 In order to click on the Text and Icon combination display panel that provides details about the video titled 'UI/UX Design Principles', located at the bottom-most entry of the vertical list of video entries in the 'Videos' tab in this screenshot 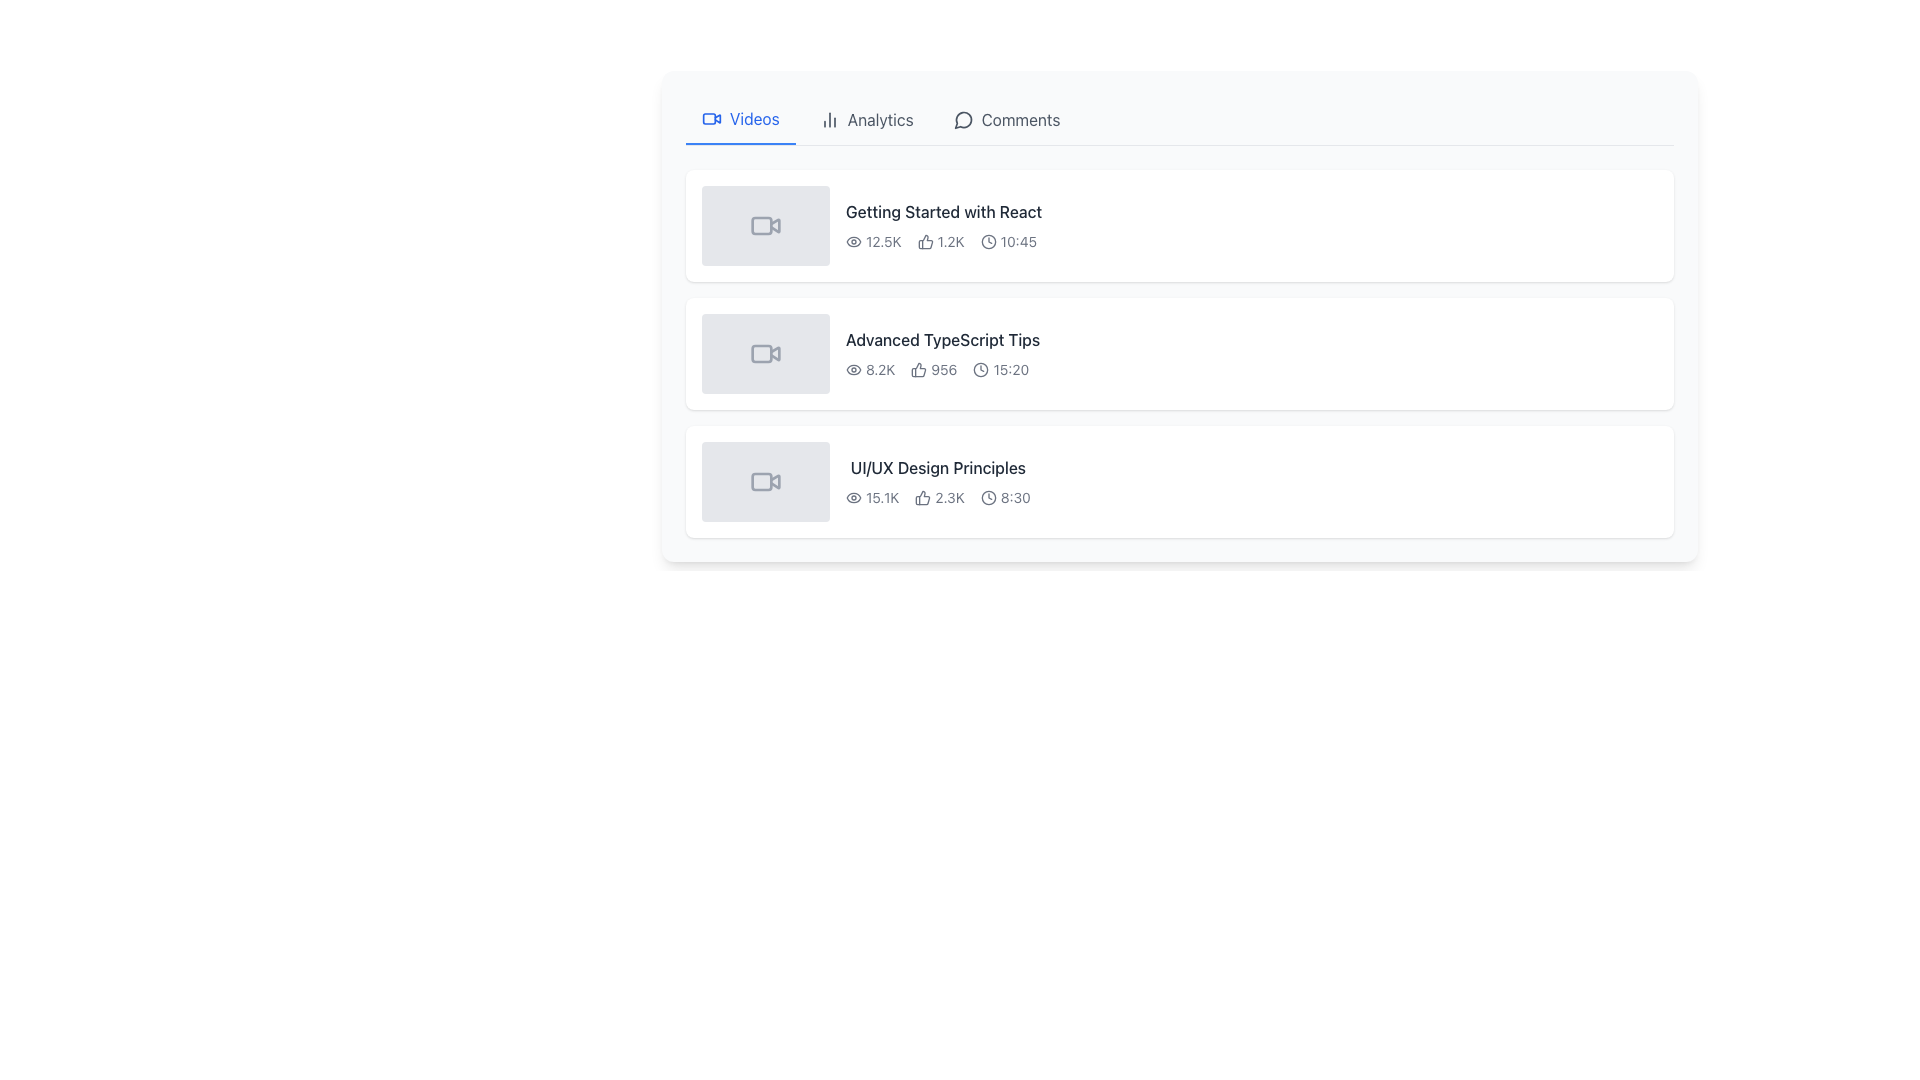, I will do `click(937, 482)`.